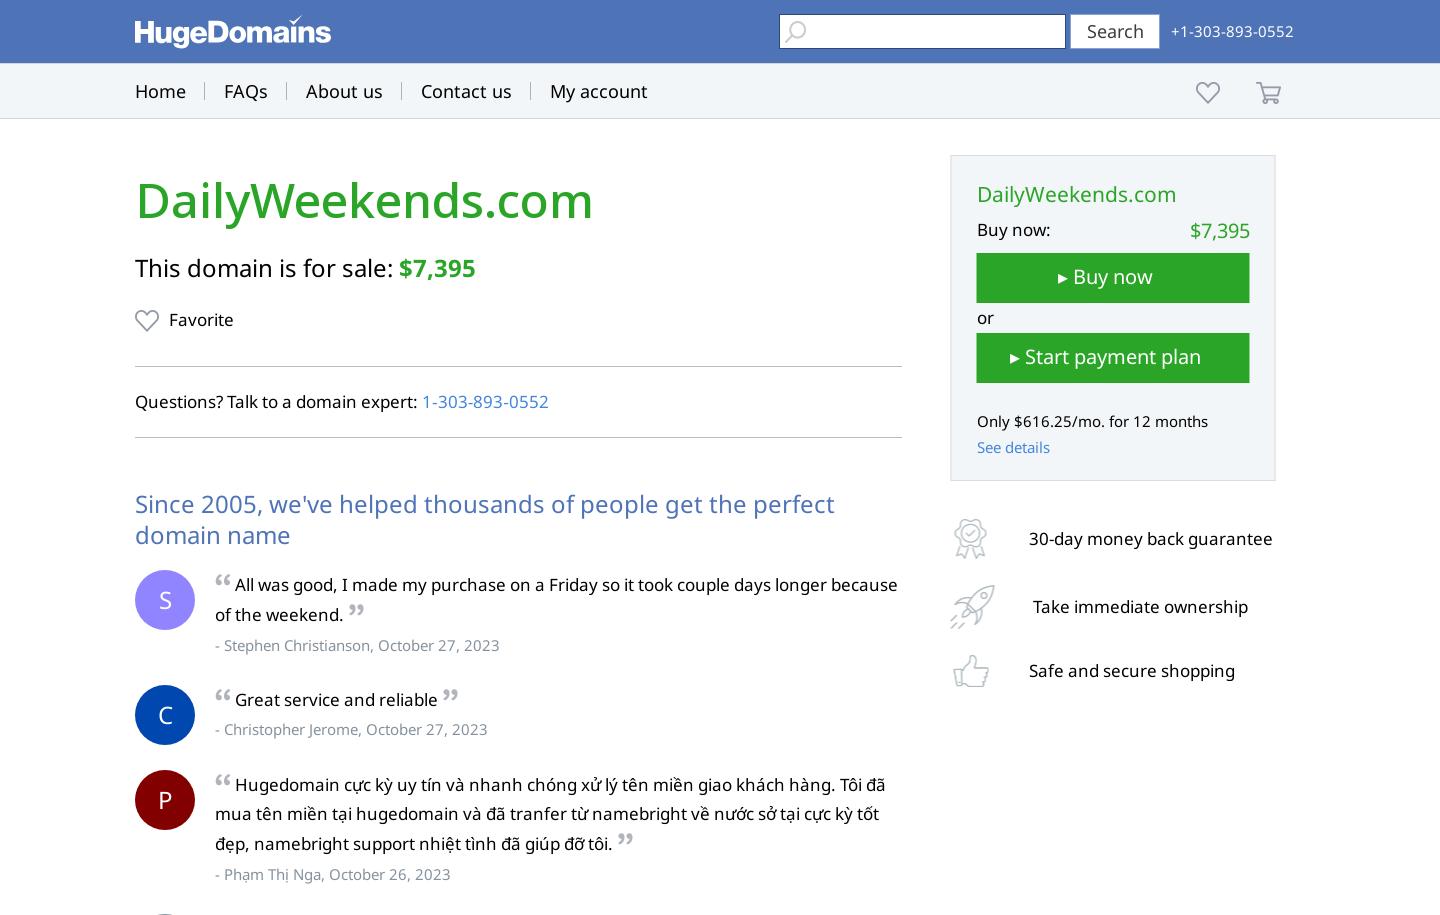 Image resolution: width=1440 pixels, height=915 pixels. Describe the element at coordinates (357, 643) in the screenshot. I see `'- Stephen Christianson, October 27, 2023'` at that location.